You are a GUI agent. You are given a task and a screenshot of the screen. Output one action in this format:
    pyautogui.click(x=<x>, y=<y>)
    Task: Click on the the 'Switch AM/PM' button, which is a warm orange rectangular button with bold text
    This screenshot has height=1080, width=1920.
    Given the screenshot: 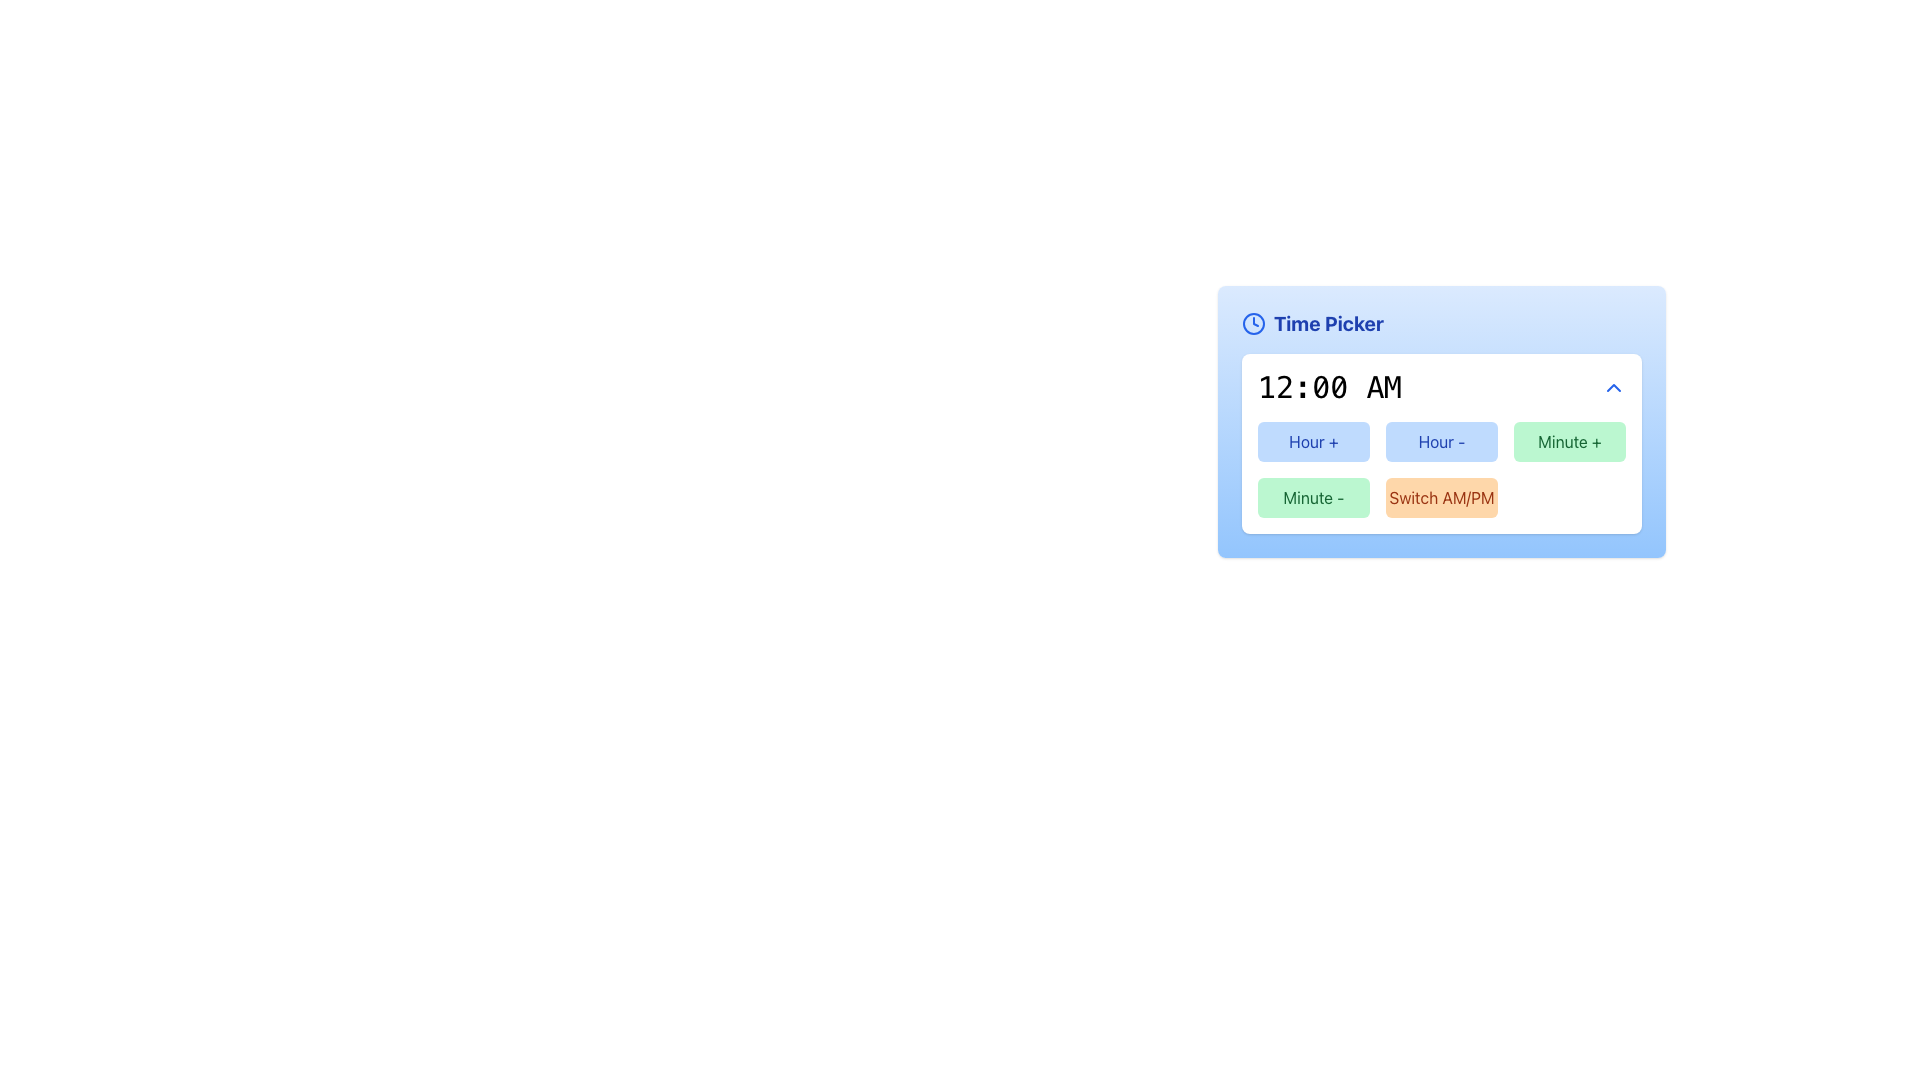 What is the action you would take?
    pyautogui.click(x=1441, y=496)
    